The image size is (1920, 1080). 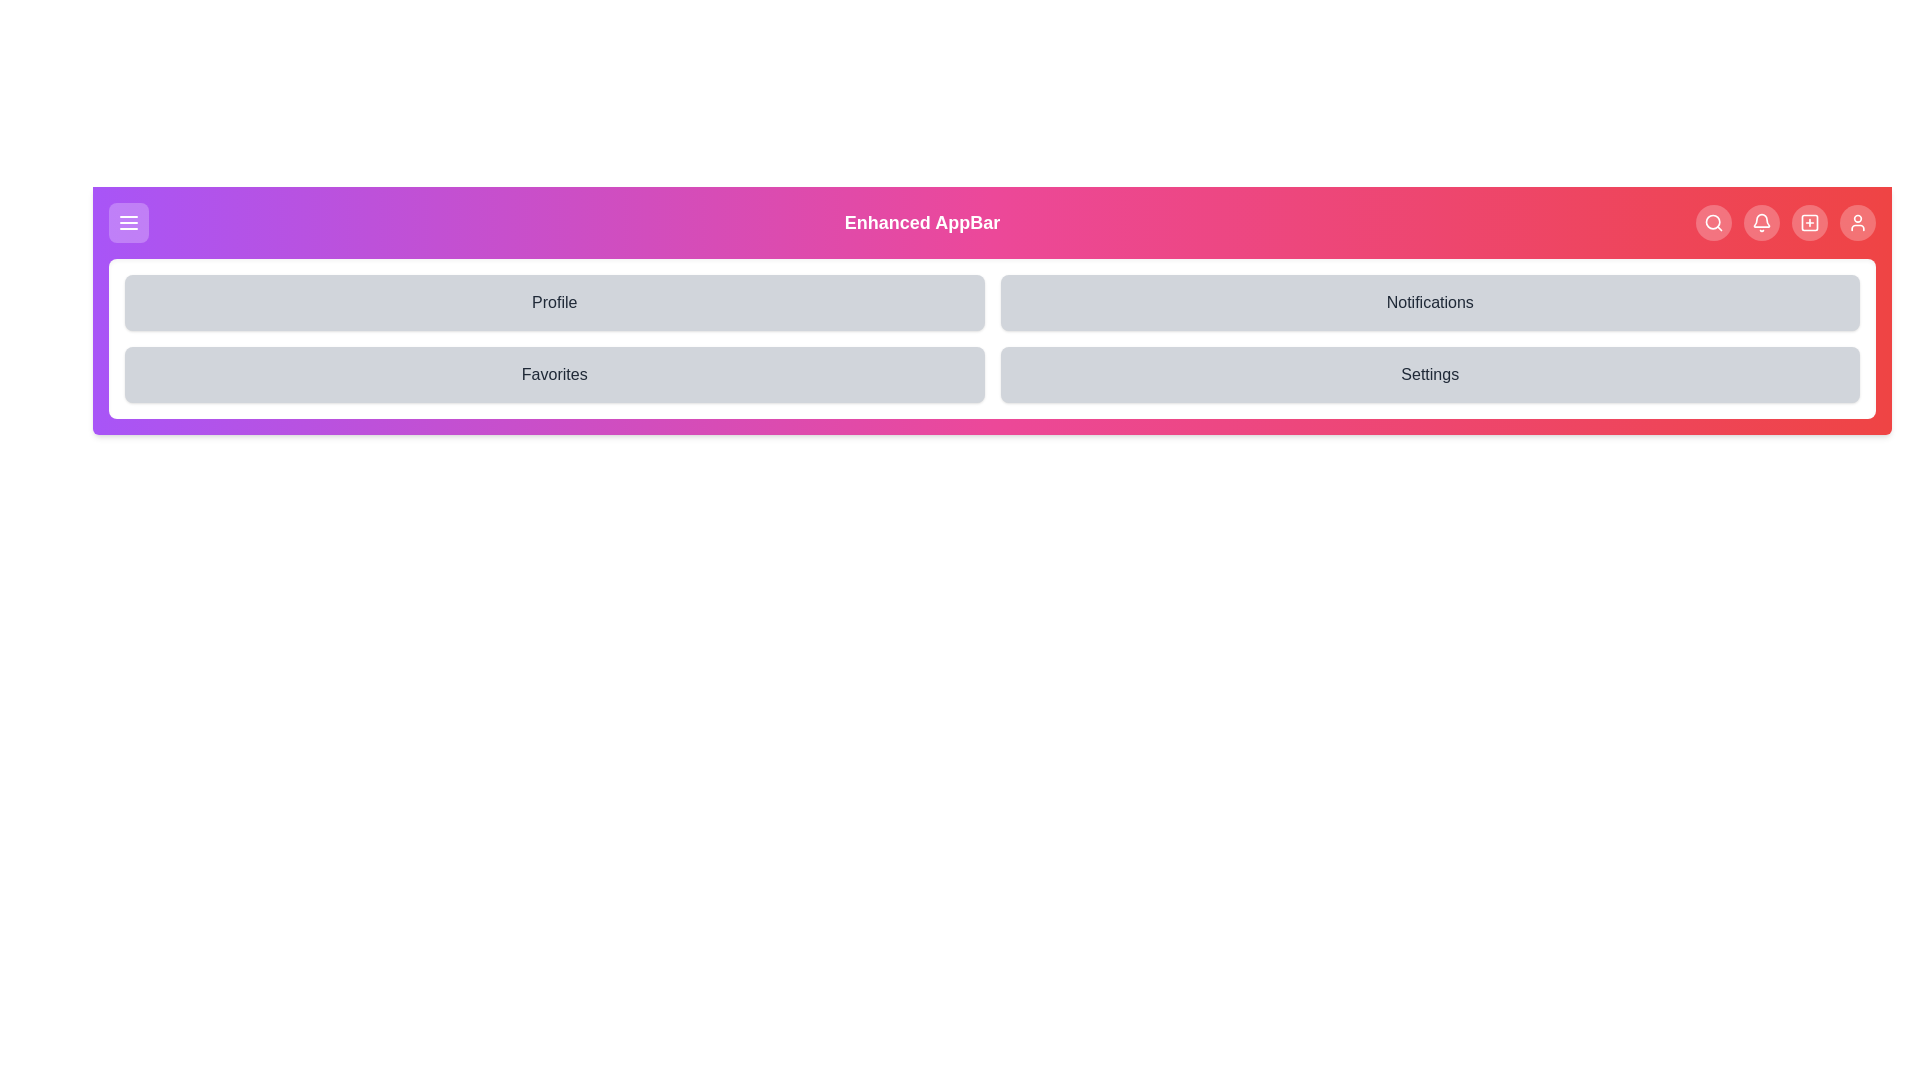 What do you see at coordinates (1712, 223) in the screenshot?
I see `the Search navigation button` at bounding box center [1712, 223].